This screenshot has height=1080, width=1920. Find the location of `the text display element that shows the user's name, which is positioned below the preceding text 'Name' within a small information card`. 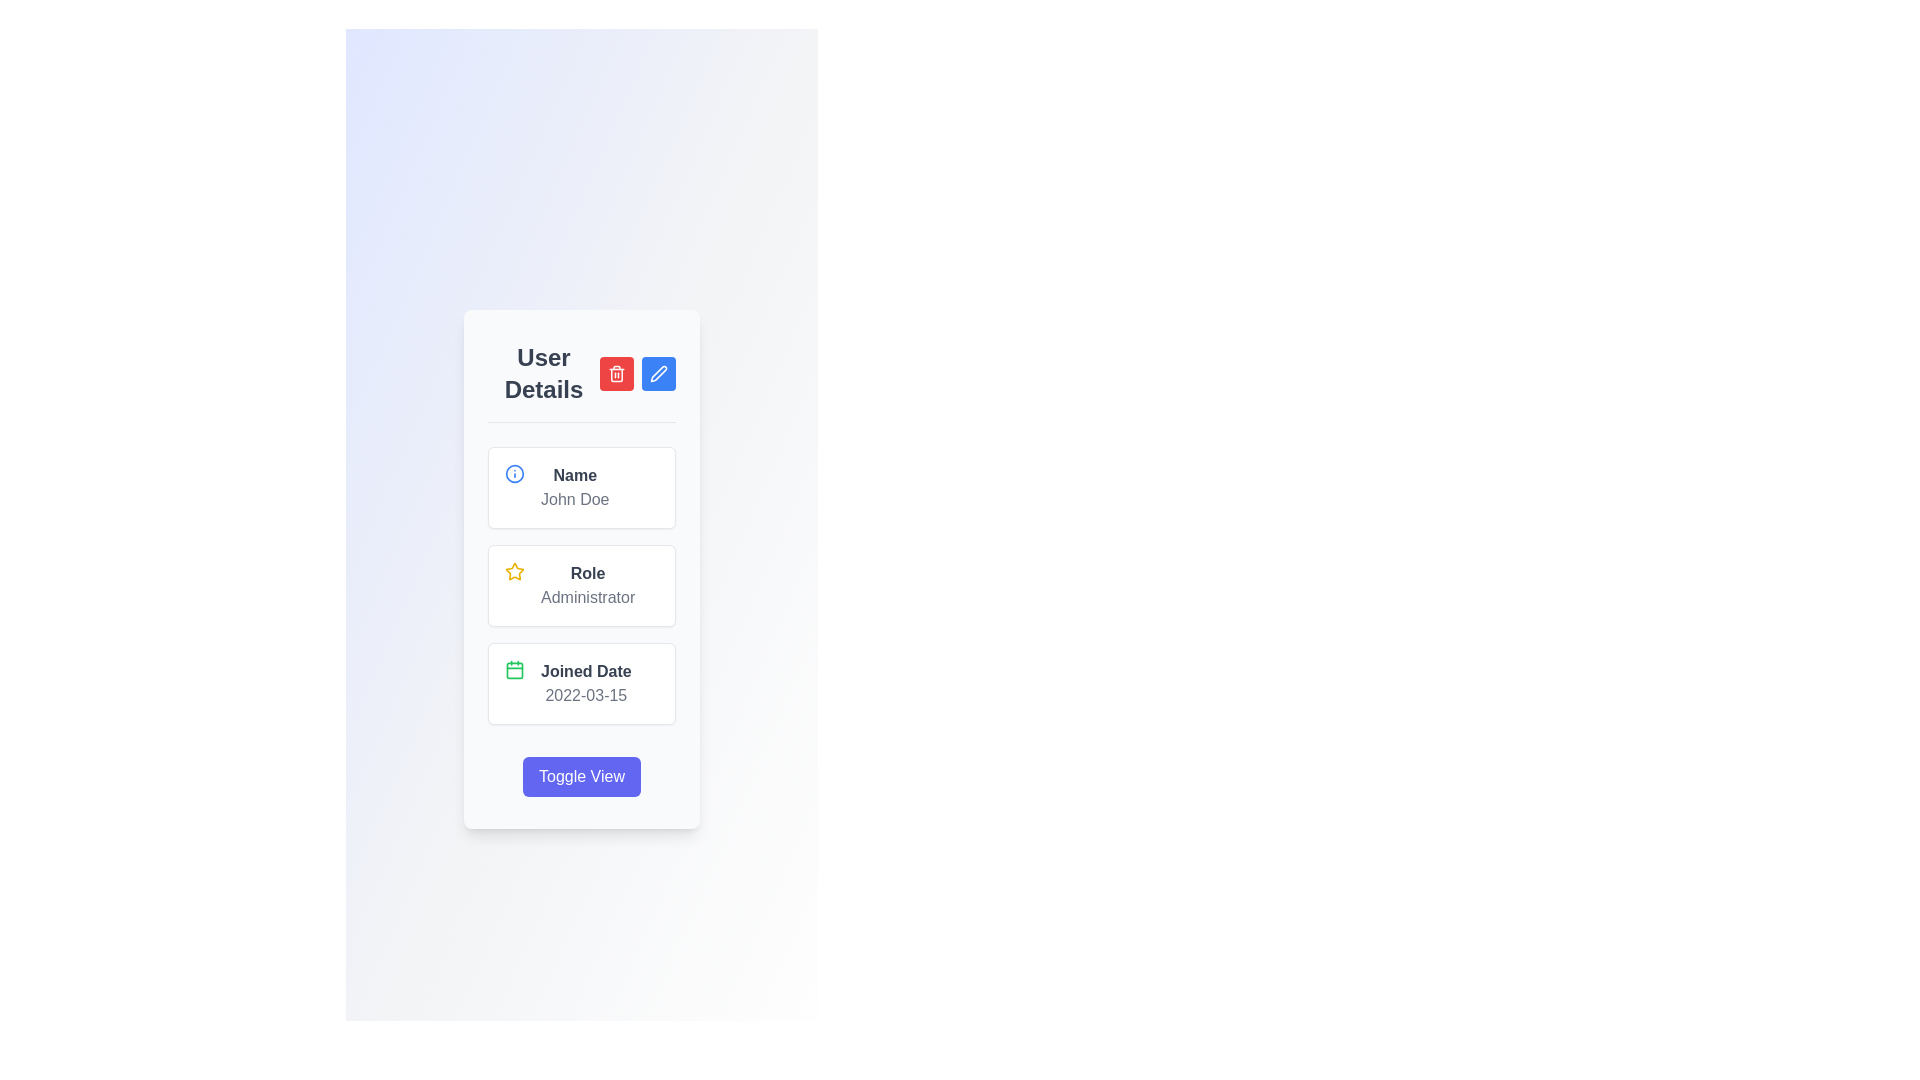

the text display element that shows the user's name, which is positioned below the preceding text 'Name' within a small information card is located at coordinates (574, 498).